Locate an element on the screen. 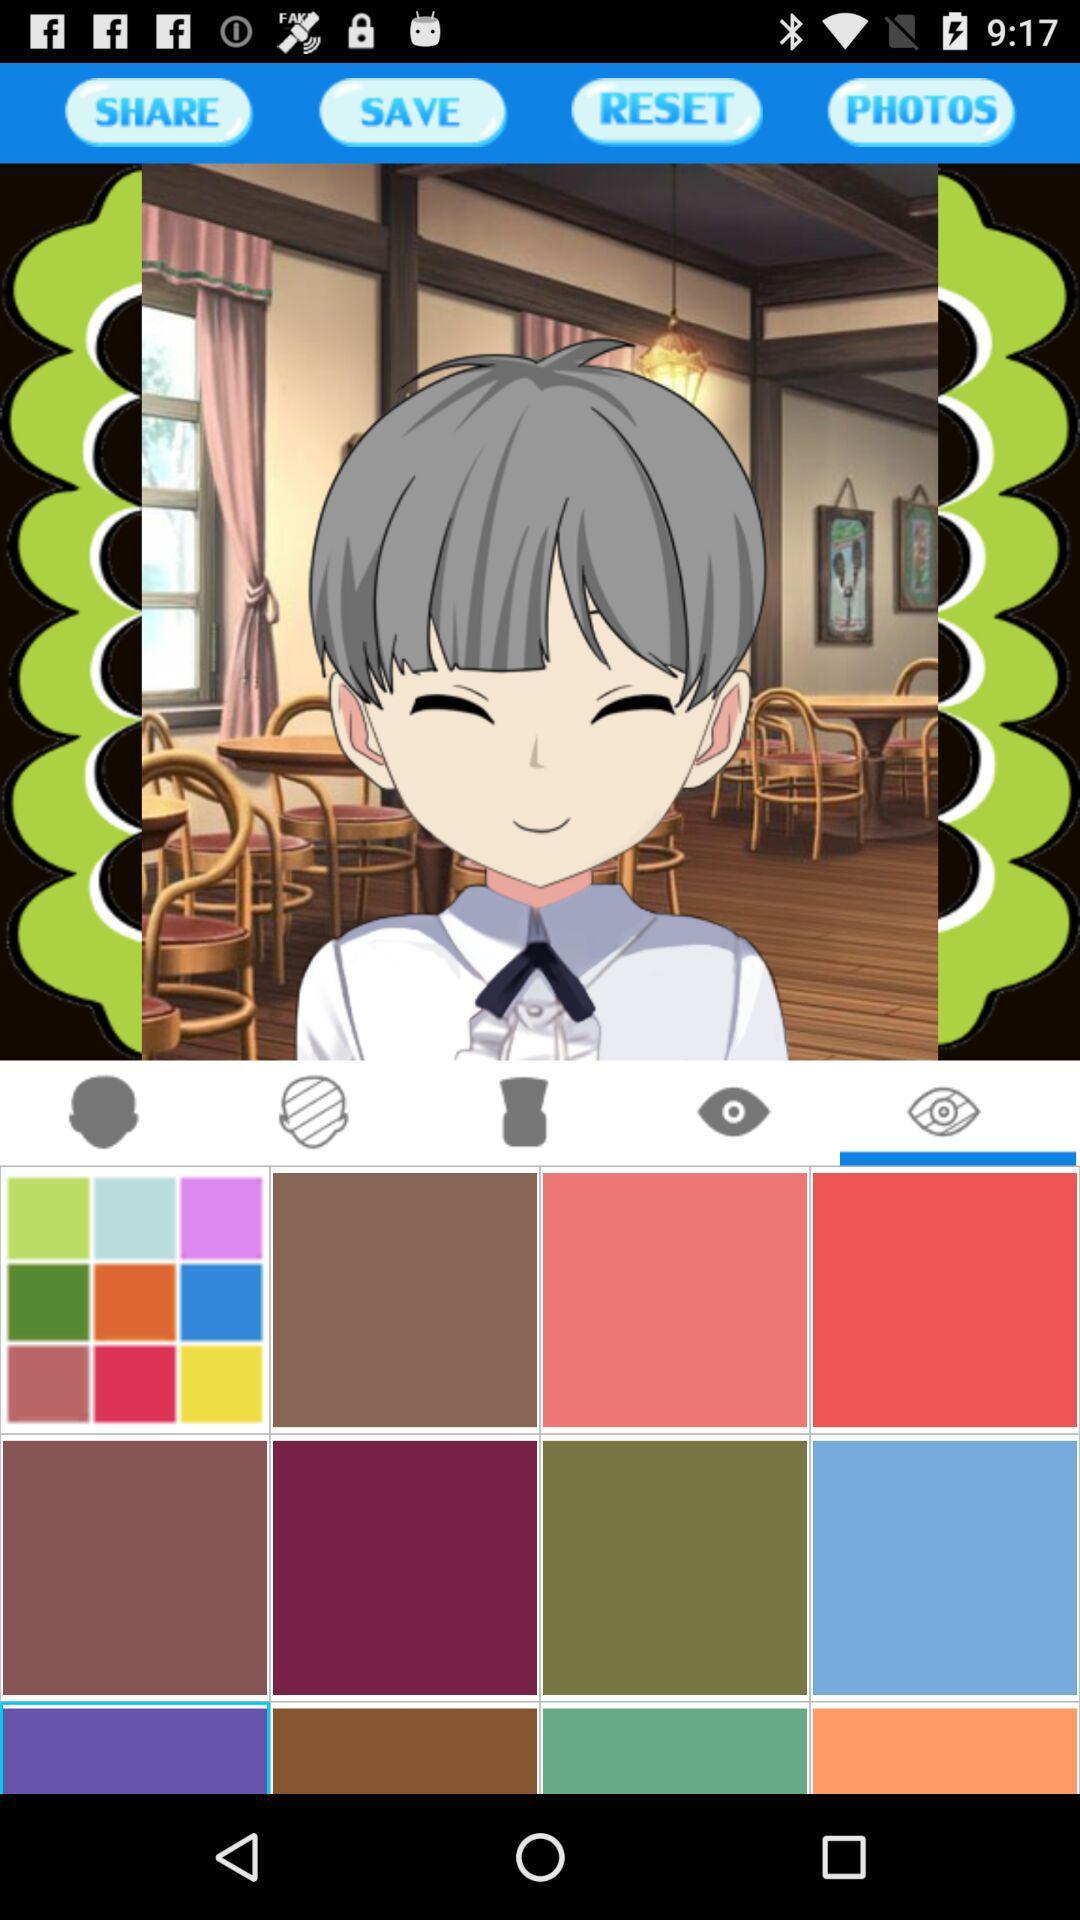 This screenshot has height=1920, width=1080. the sliders icon is located at coordinates (411, 119).